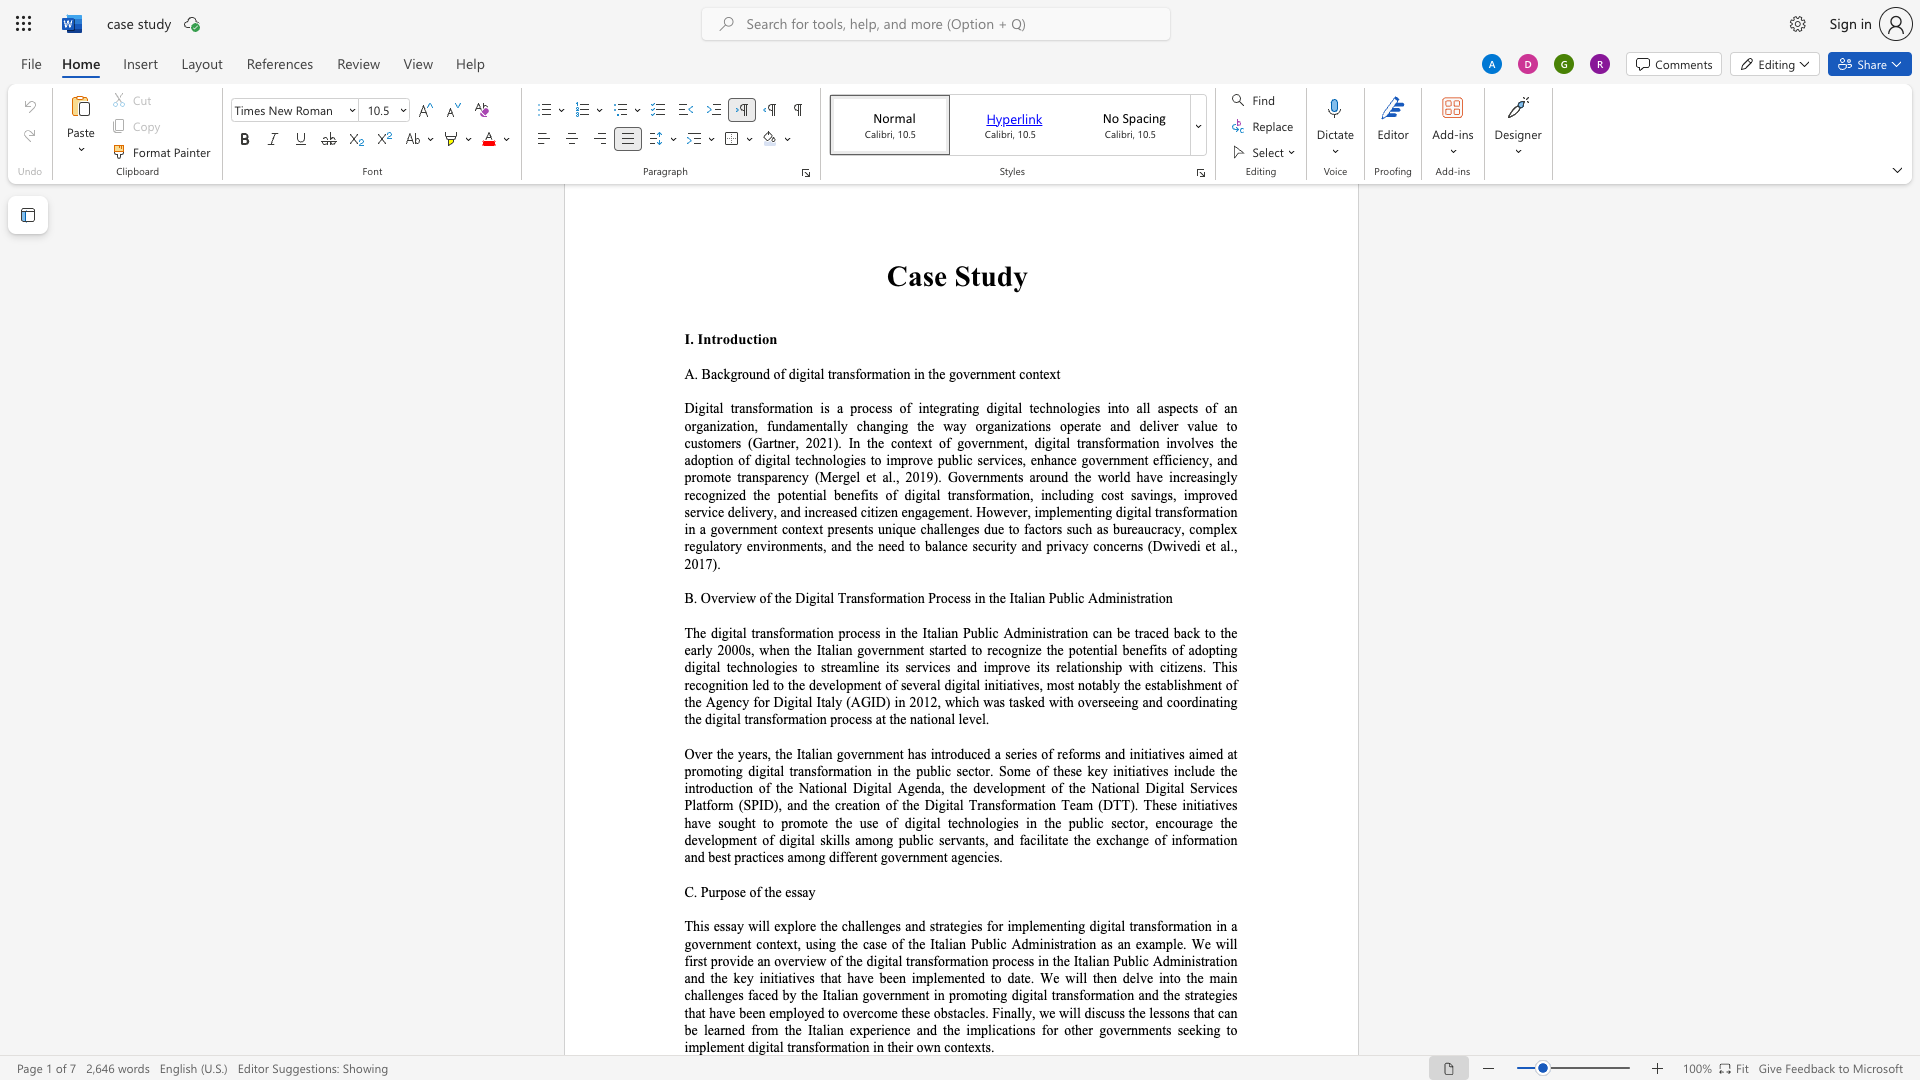  Describe the element at coordinates (691, 1030) in the screenshot. I see `the space between the continuous character "b" and "e" in the text` at that location.